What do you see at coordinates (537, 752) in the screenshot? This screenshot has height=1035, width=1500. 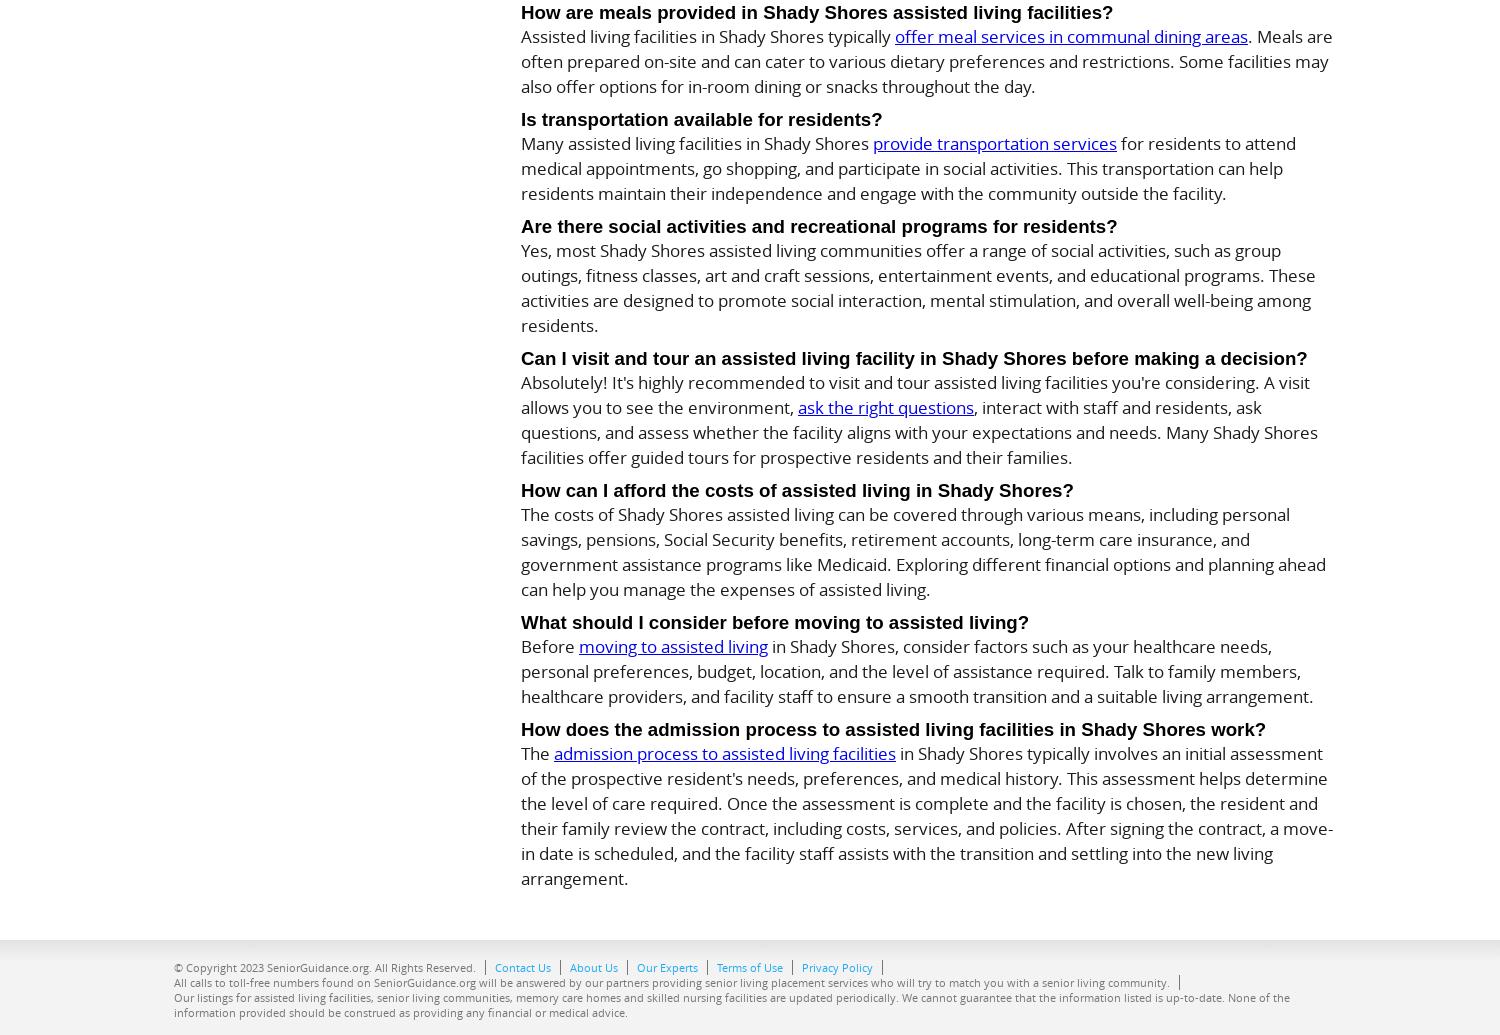 I see `'The'` at bounding box center [537, 752].